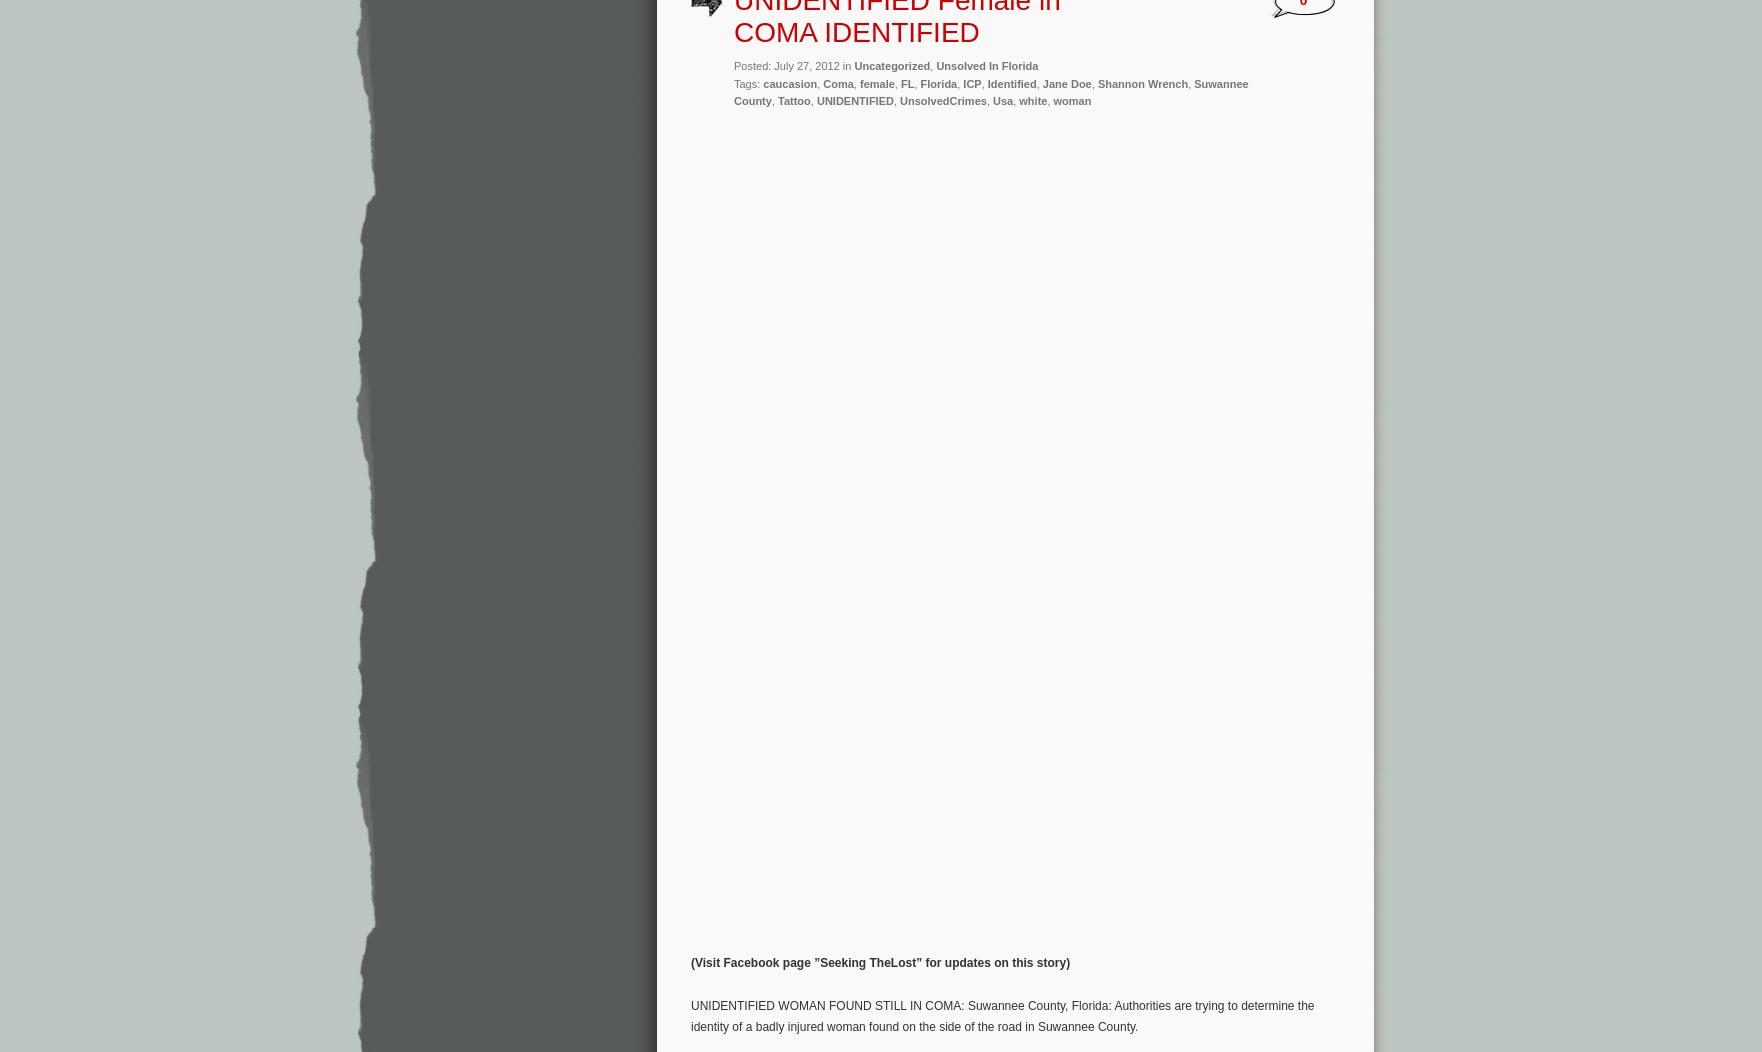 The width and height of the screenshot is (1762, 1052). Describe the element at coordinates (900, 82) in the screenshot. I see `'FL'` at that location.